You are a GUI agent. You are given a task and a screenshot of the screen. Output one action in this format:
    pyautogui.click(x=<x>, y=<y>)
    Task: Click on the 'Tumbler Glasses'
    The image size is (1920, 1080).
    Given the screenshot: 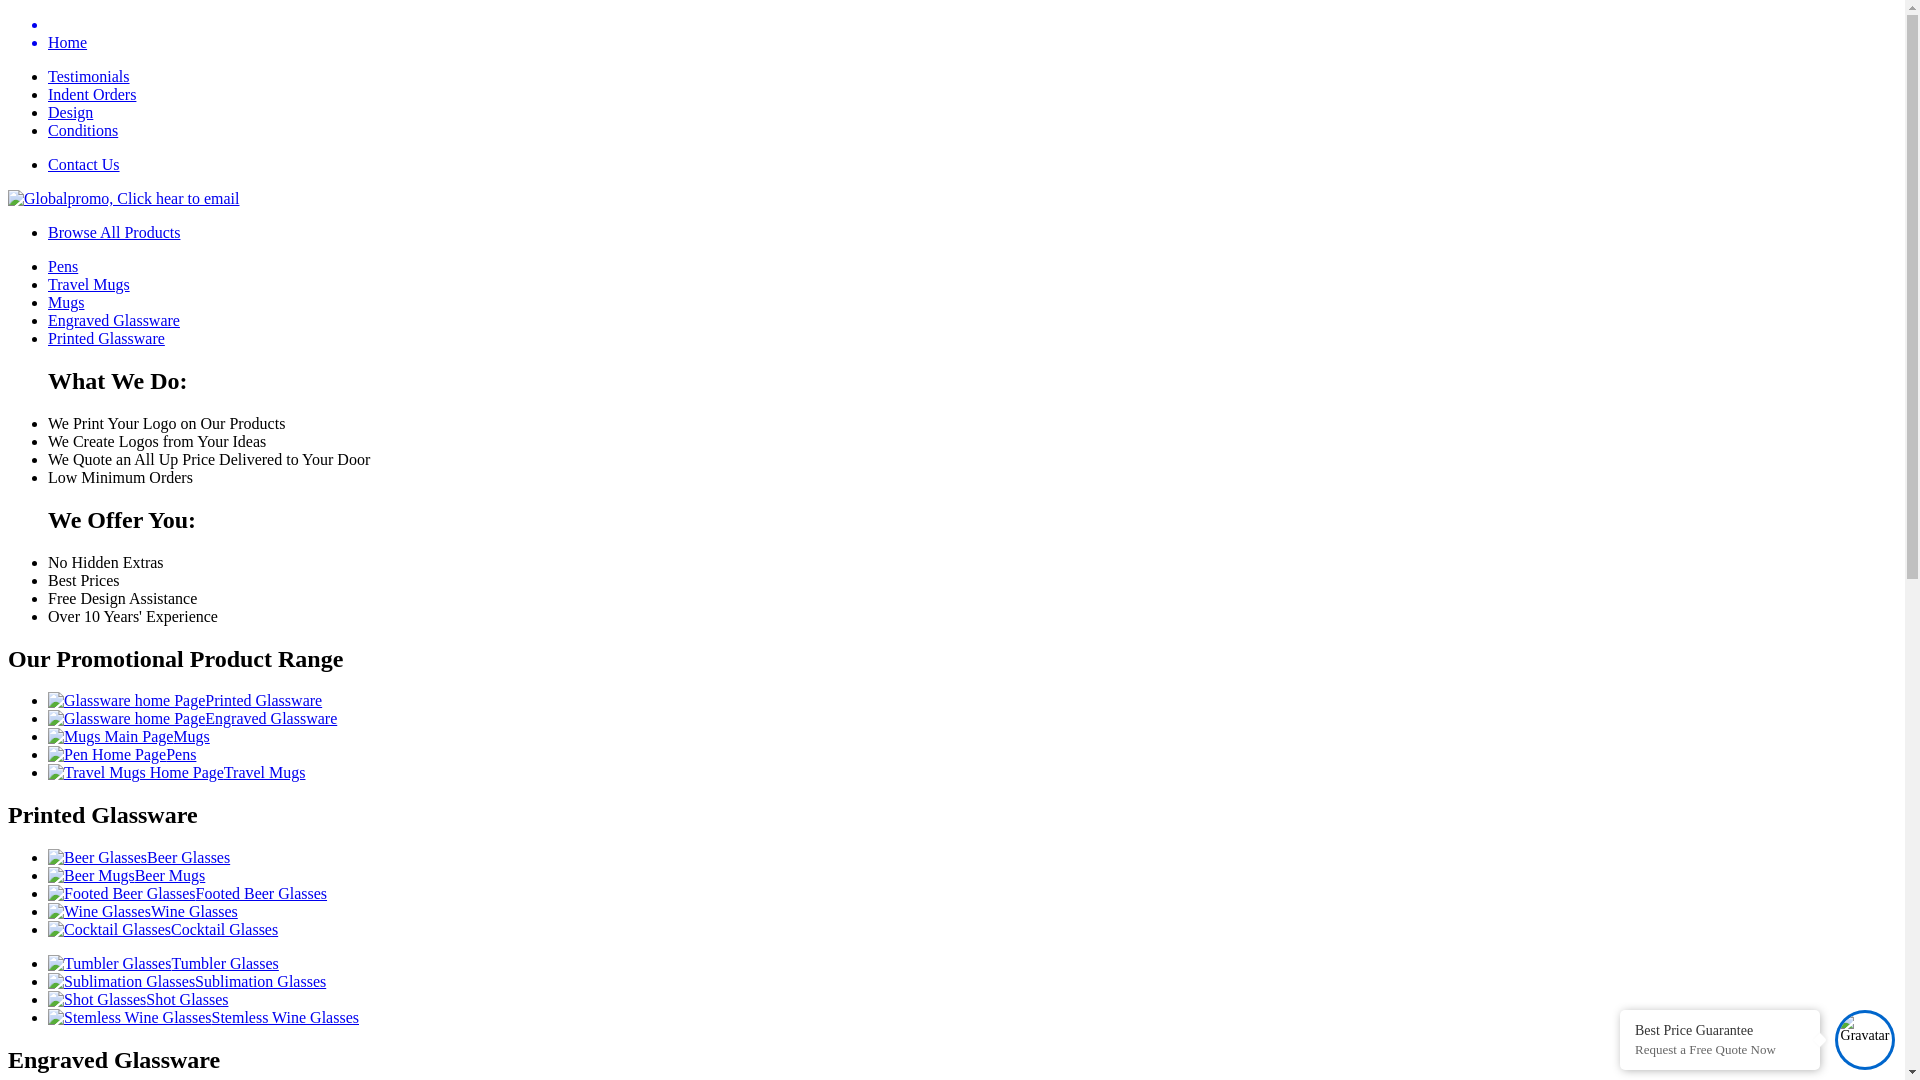 What is the action you would take?
    pyautogui.click(x=163, y=962)
    